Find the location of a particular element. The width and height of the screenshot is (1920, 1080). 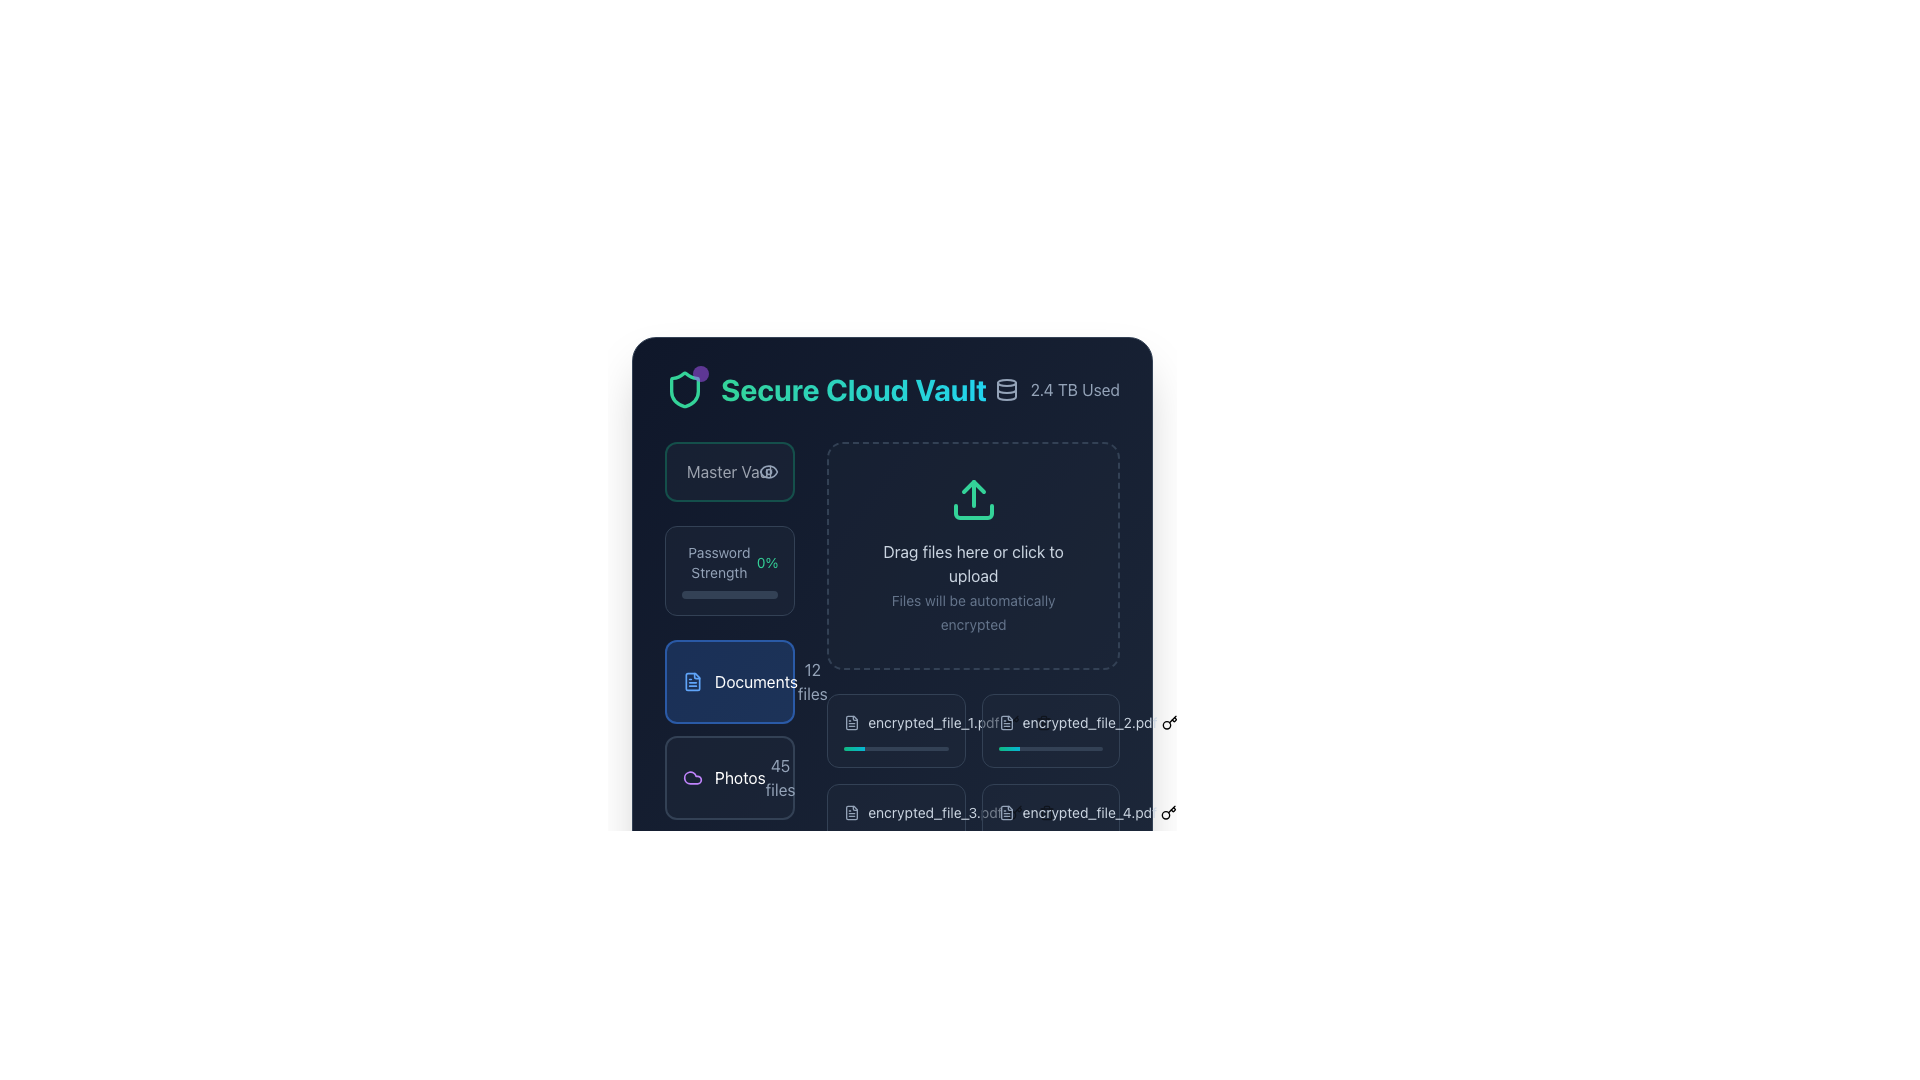

the Text Display with Icon that shows the filename 'encrypted_file_3.pdf' is located at coordinates (922, 813).